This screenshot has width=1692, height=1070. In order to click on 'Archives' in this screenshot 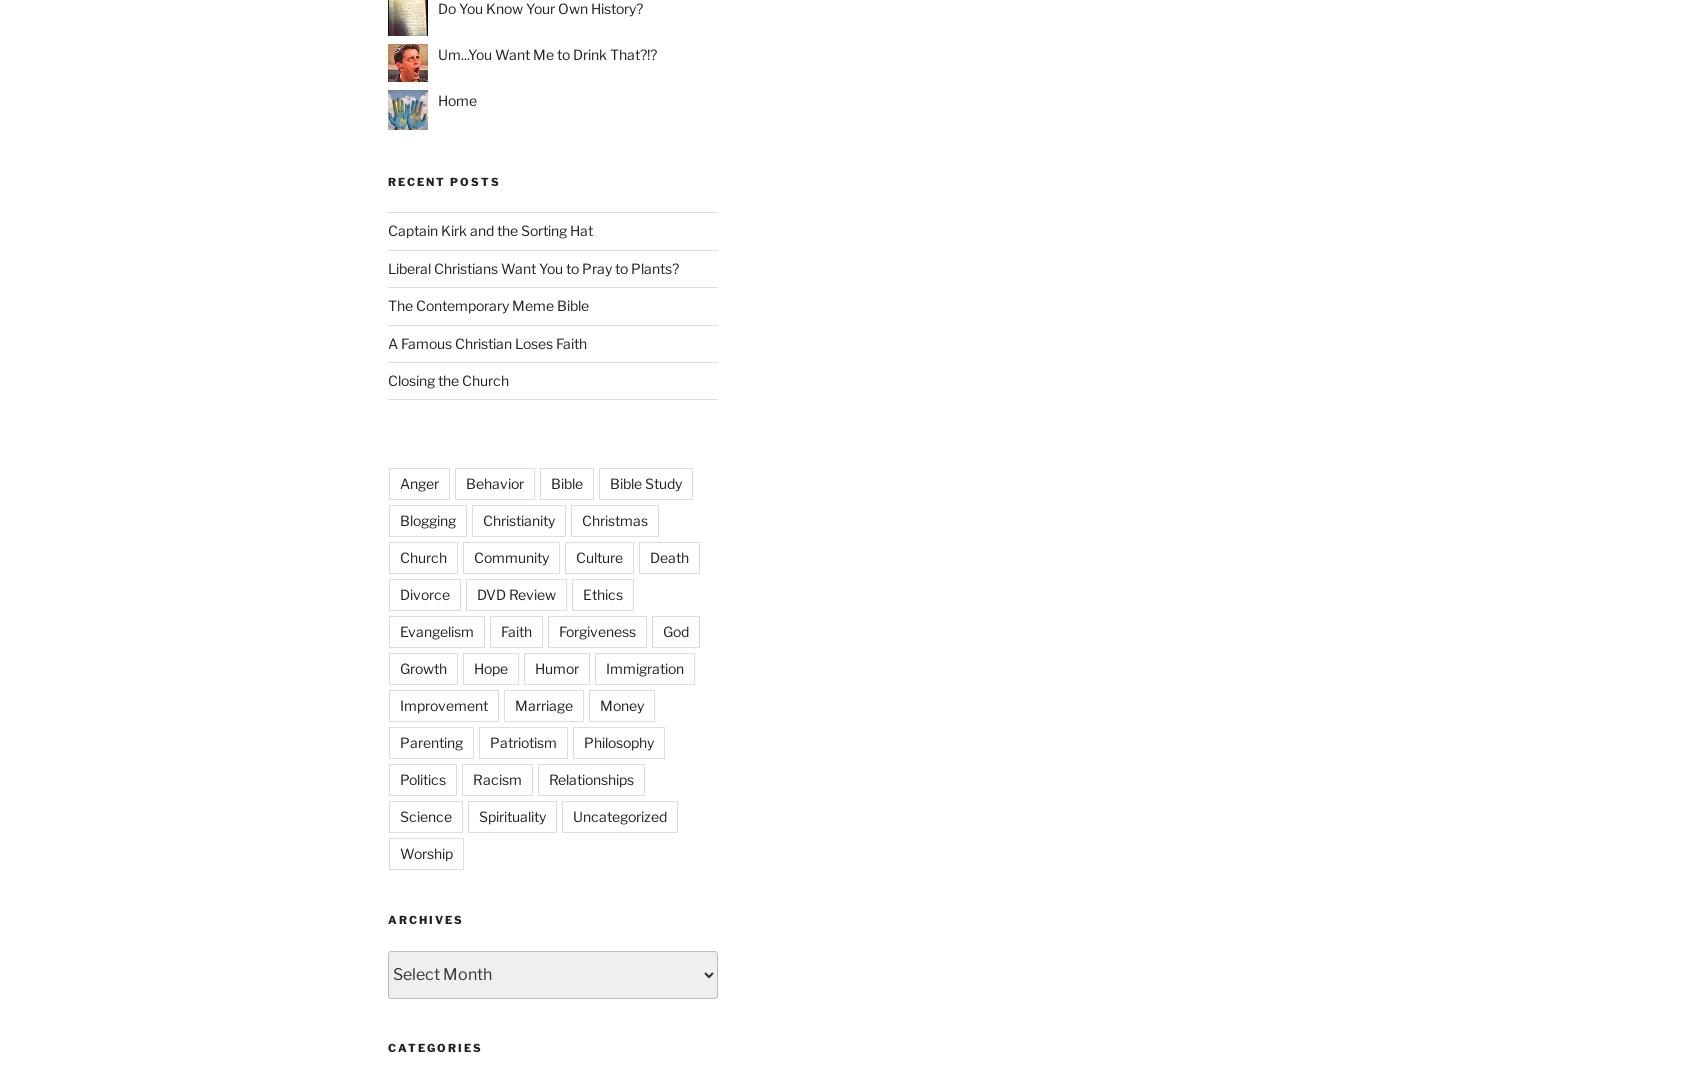, I will do `click(425, 918)`.